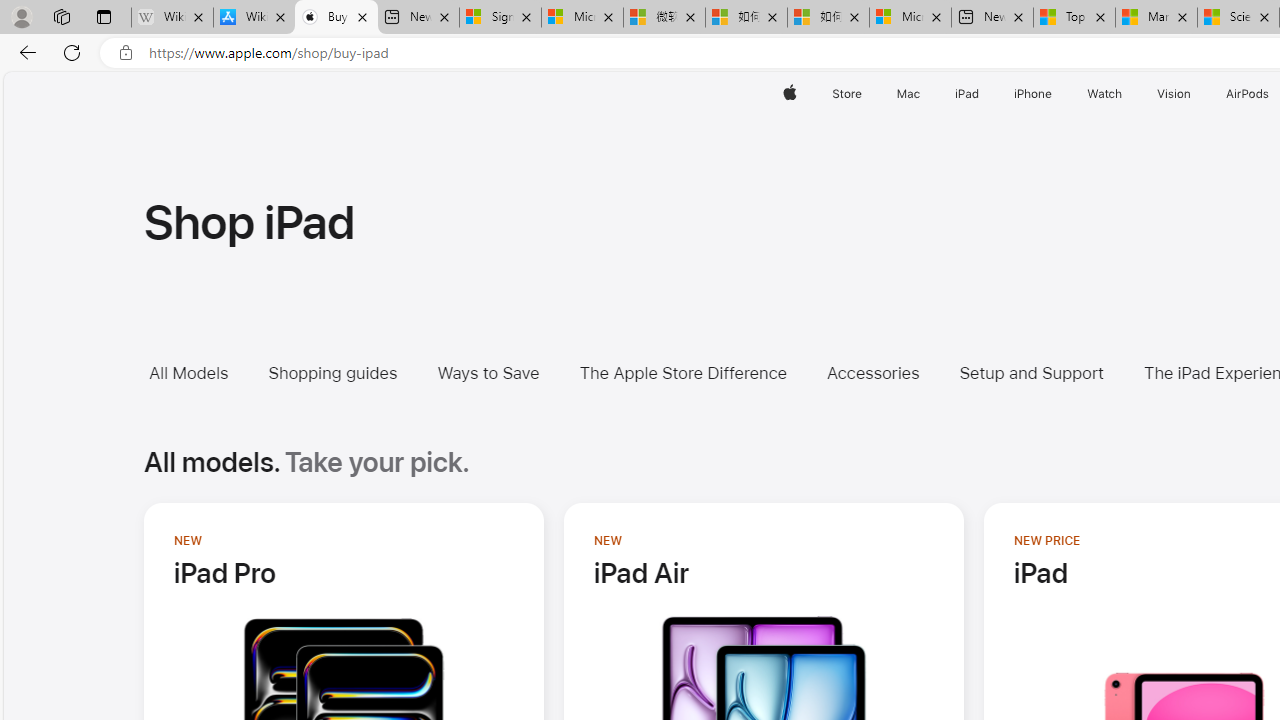  Describe the element at coordinates (188, 373) in the screenshot. I see `'All Models'` at that location.